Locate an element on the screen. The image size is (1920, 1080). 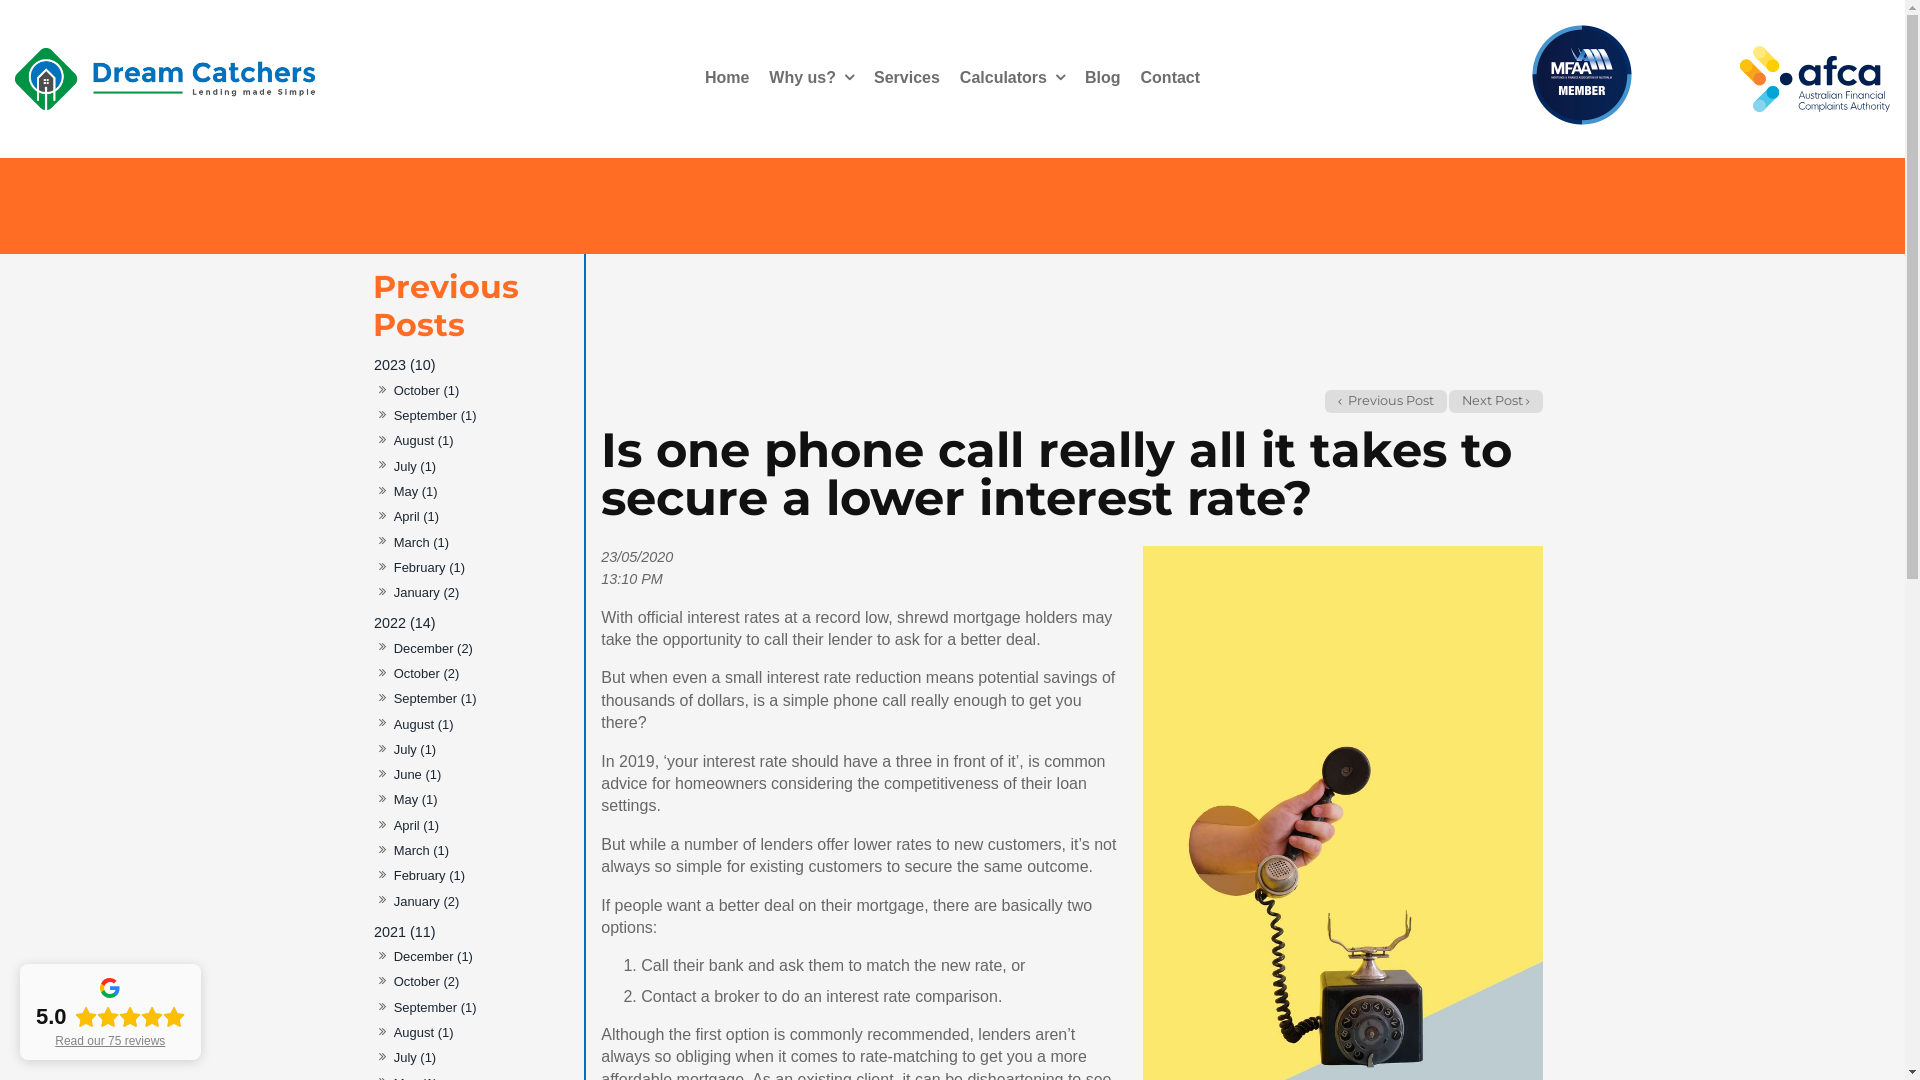
'Services' is located at coordinates (864, 77).